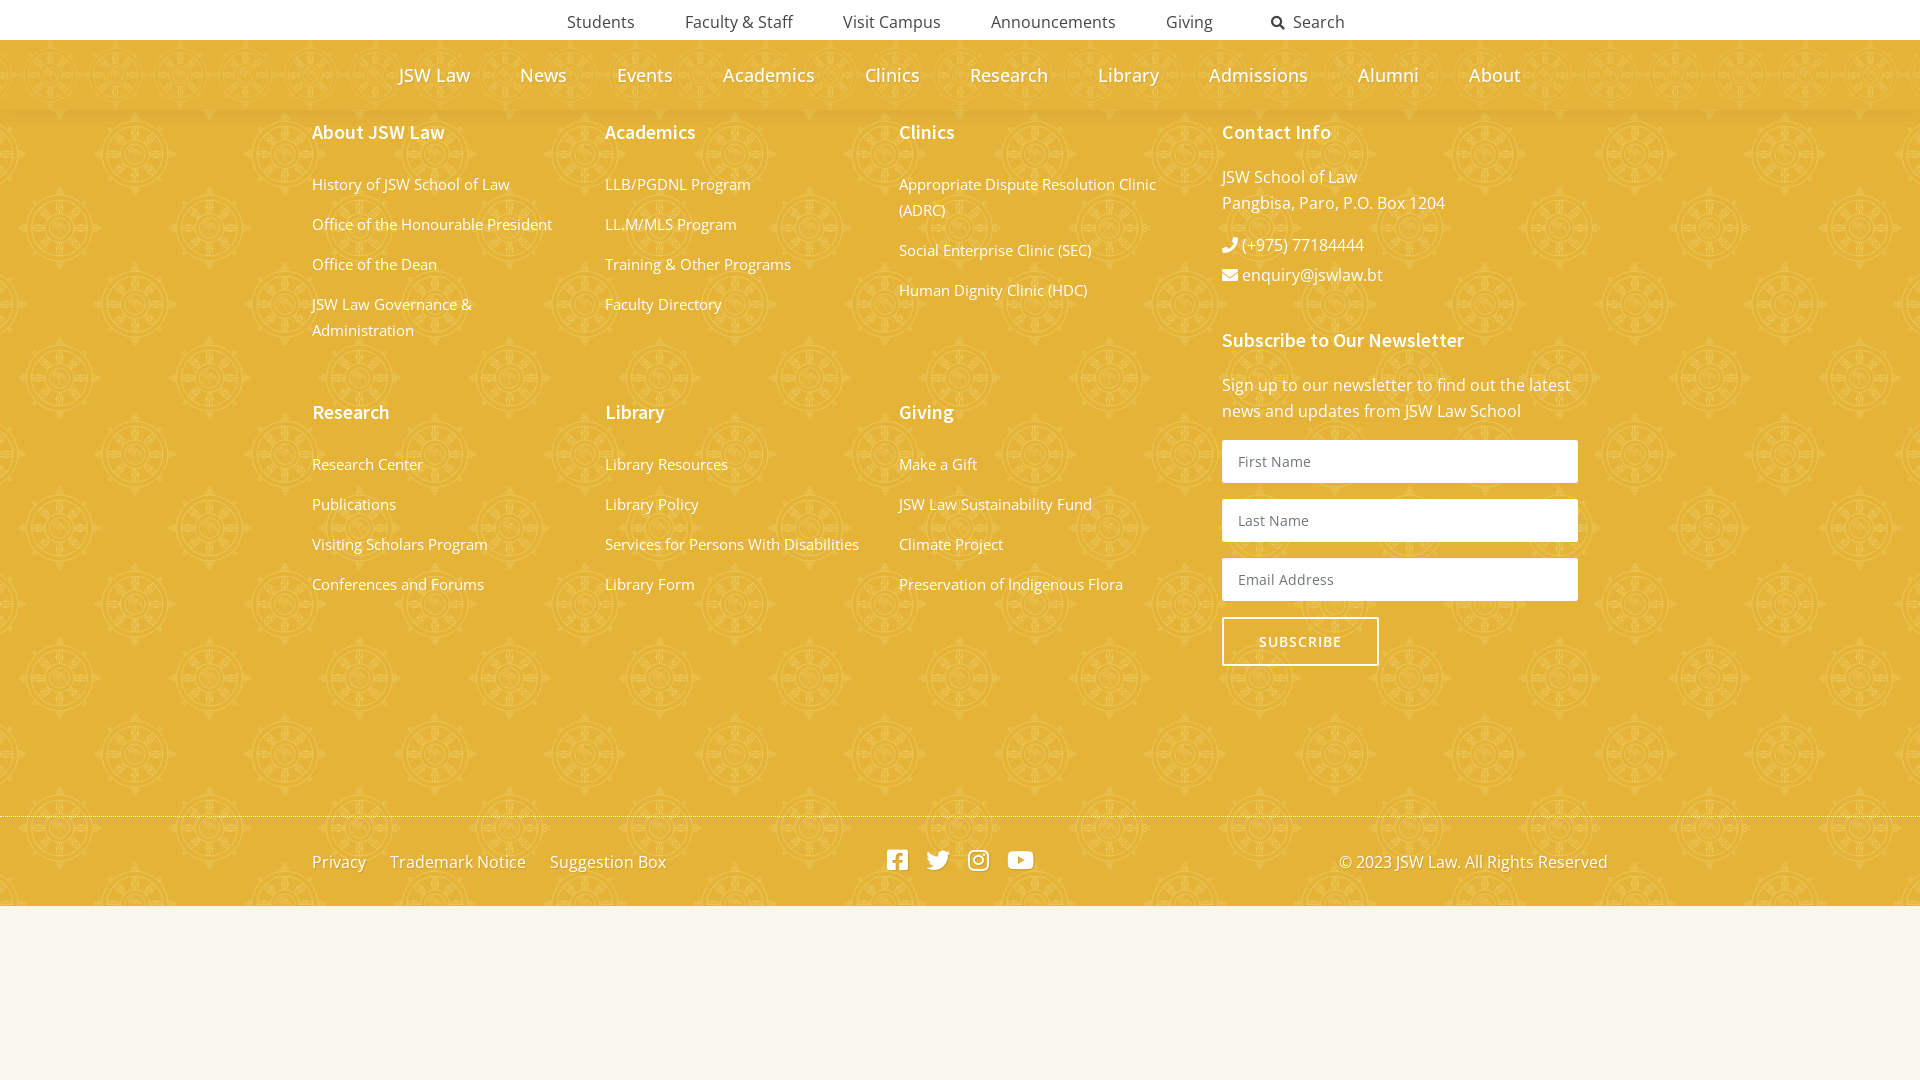 Image resolution: width=1920 pixels, height=1080 pixels. What do you see at coordinates (367, 463) in the screenshot?
I see `'Research Center'` at bounding box center [367, 463].